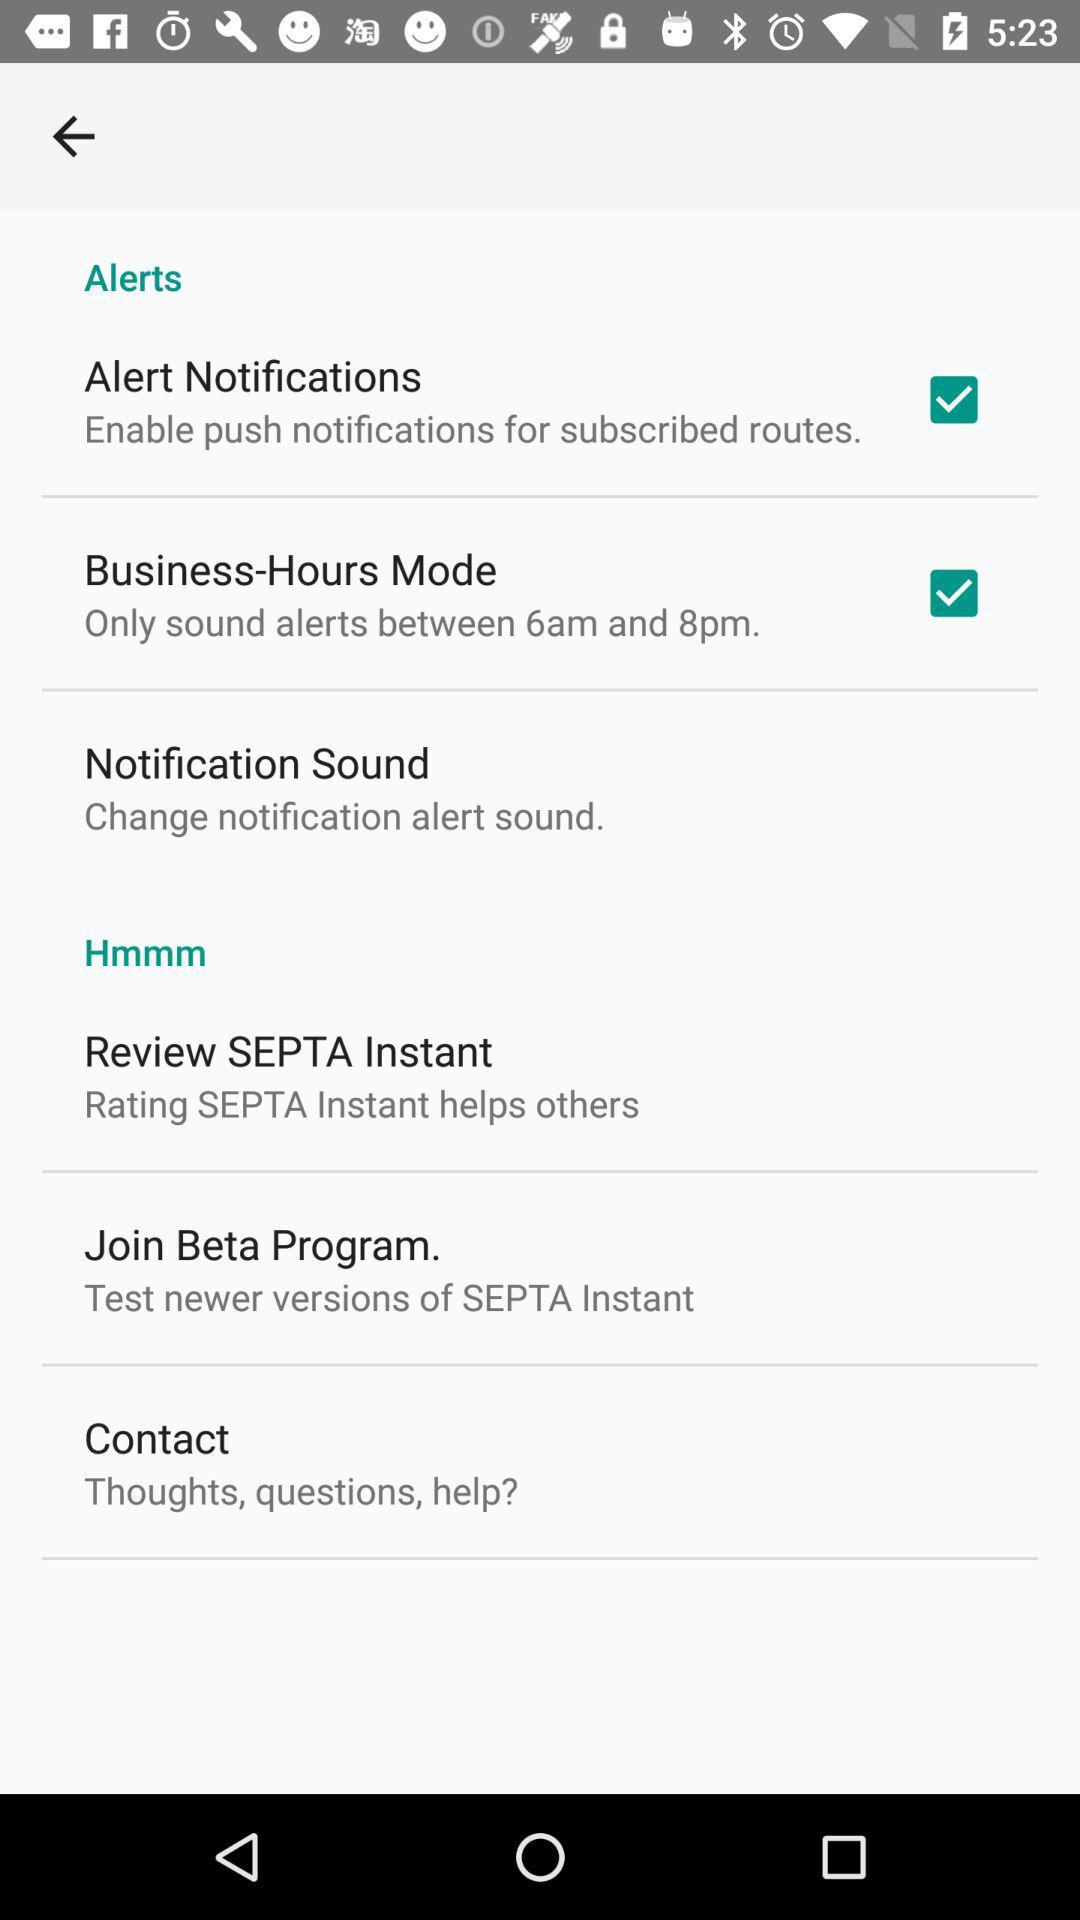 The image size is (1080, 1920). What do you see at coordinates (290, 567) in the screenshot?
I see `business-hours mode` at bounding box center [290, 567].